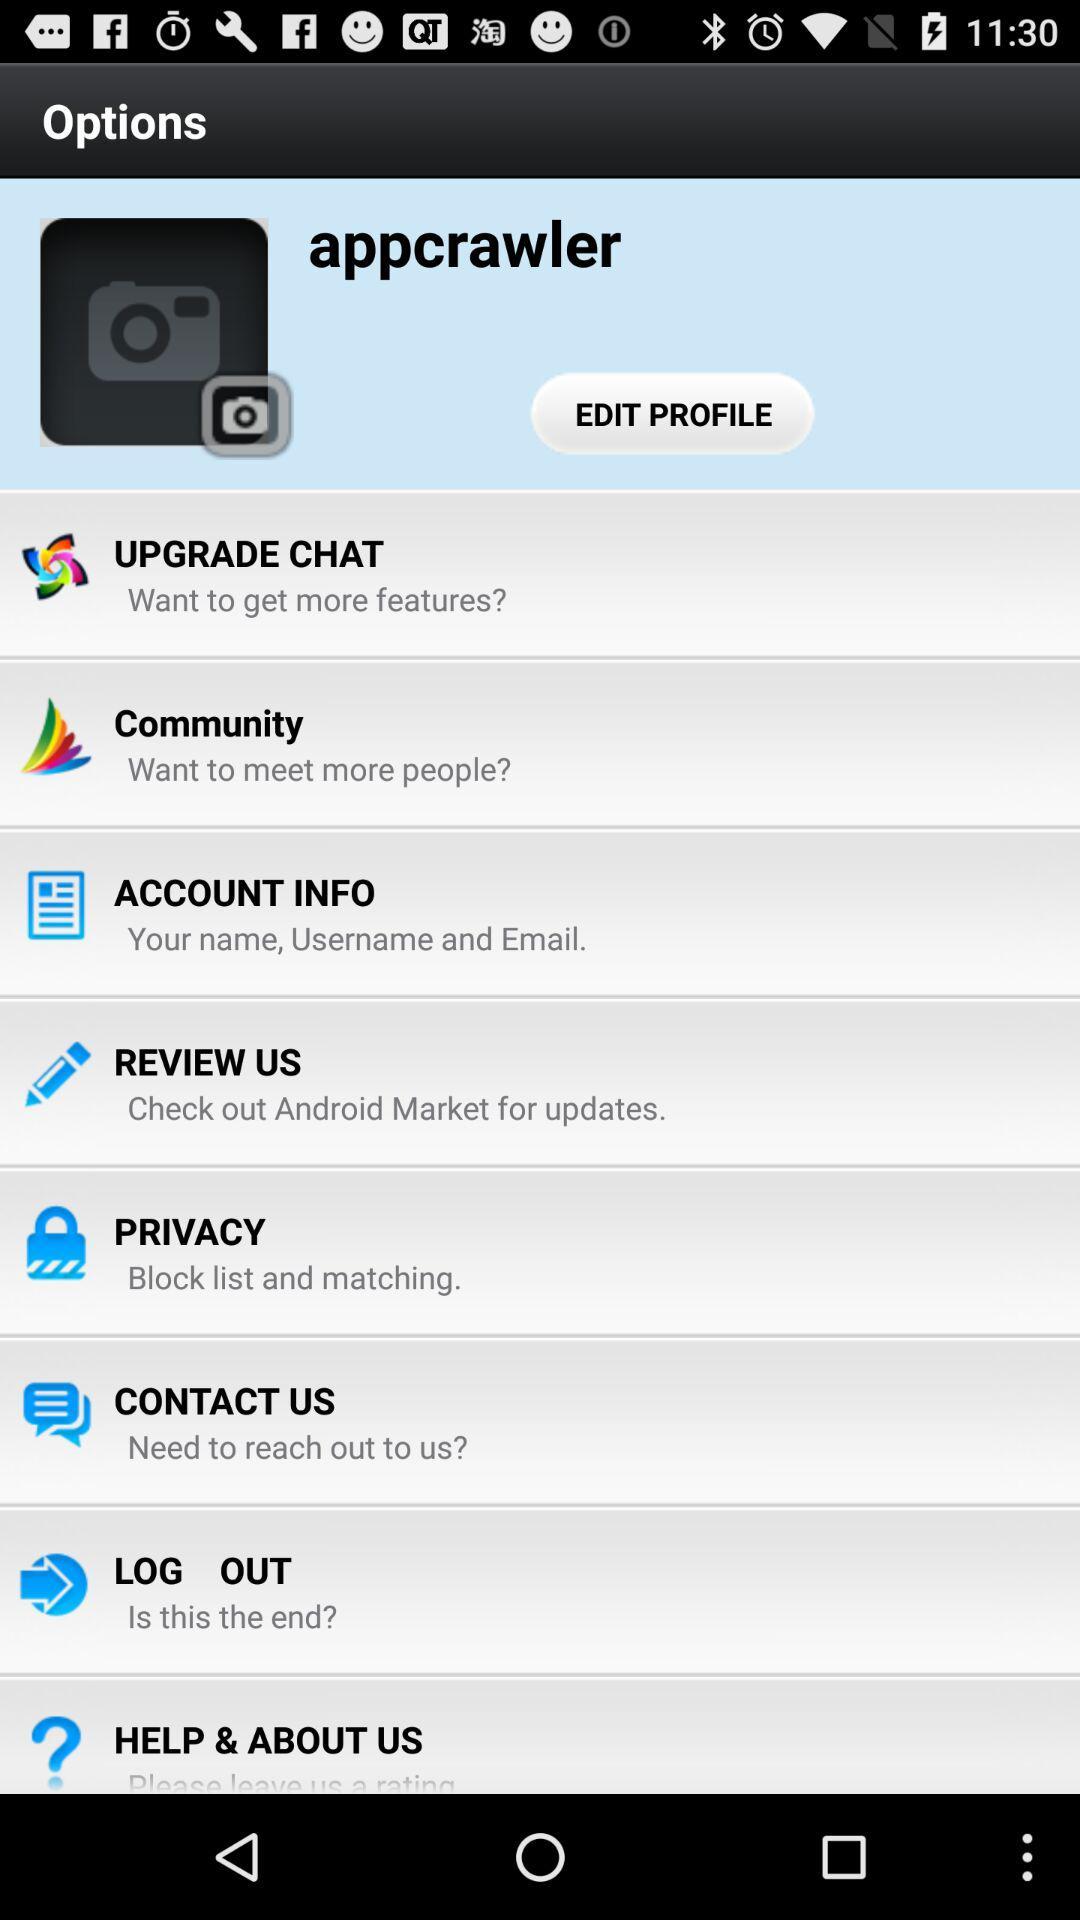 The image size is (1080, 1920). Describe the element at coordinates (153, 332) in the screenshot. I see `profile picture` at that location.